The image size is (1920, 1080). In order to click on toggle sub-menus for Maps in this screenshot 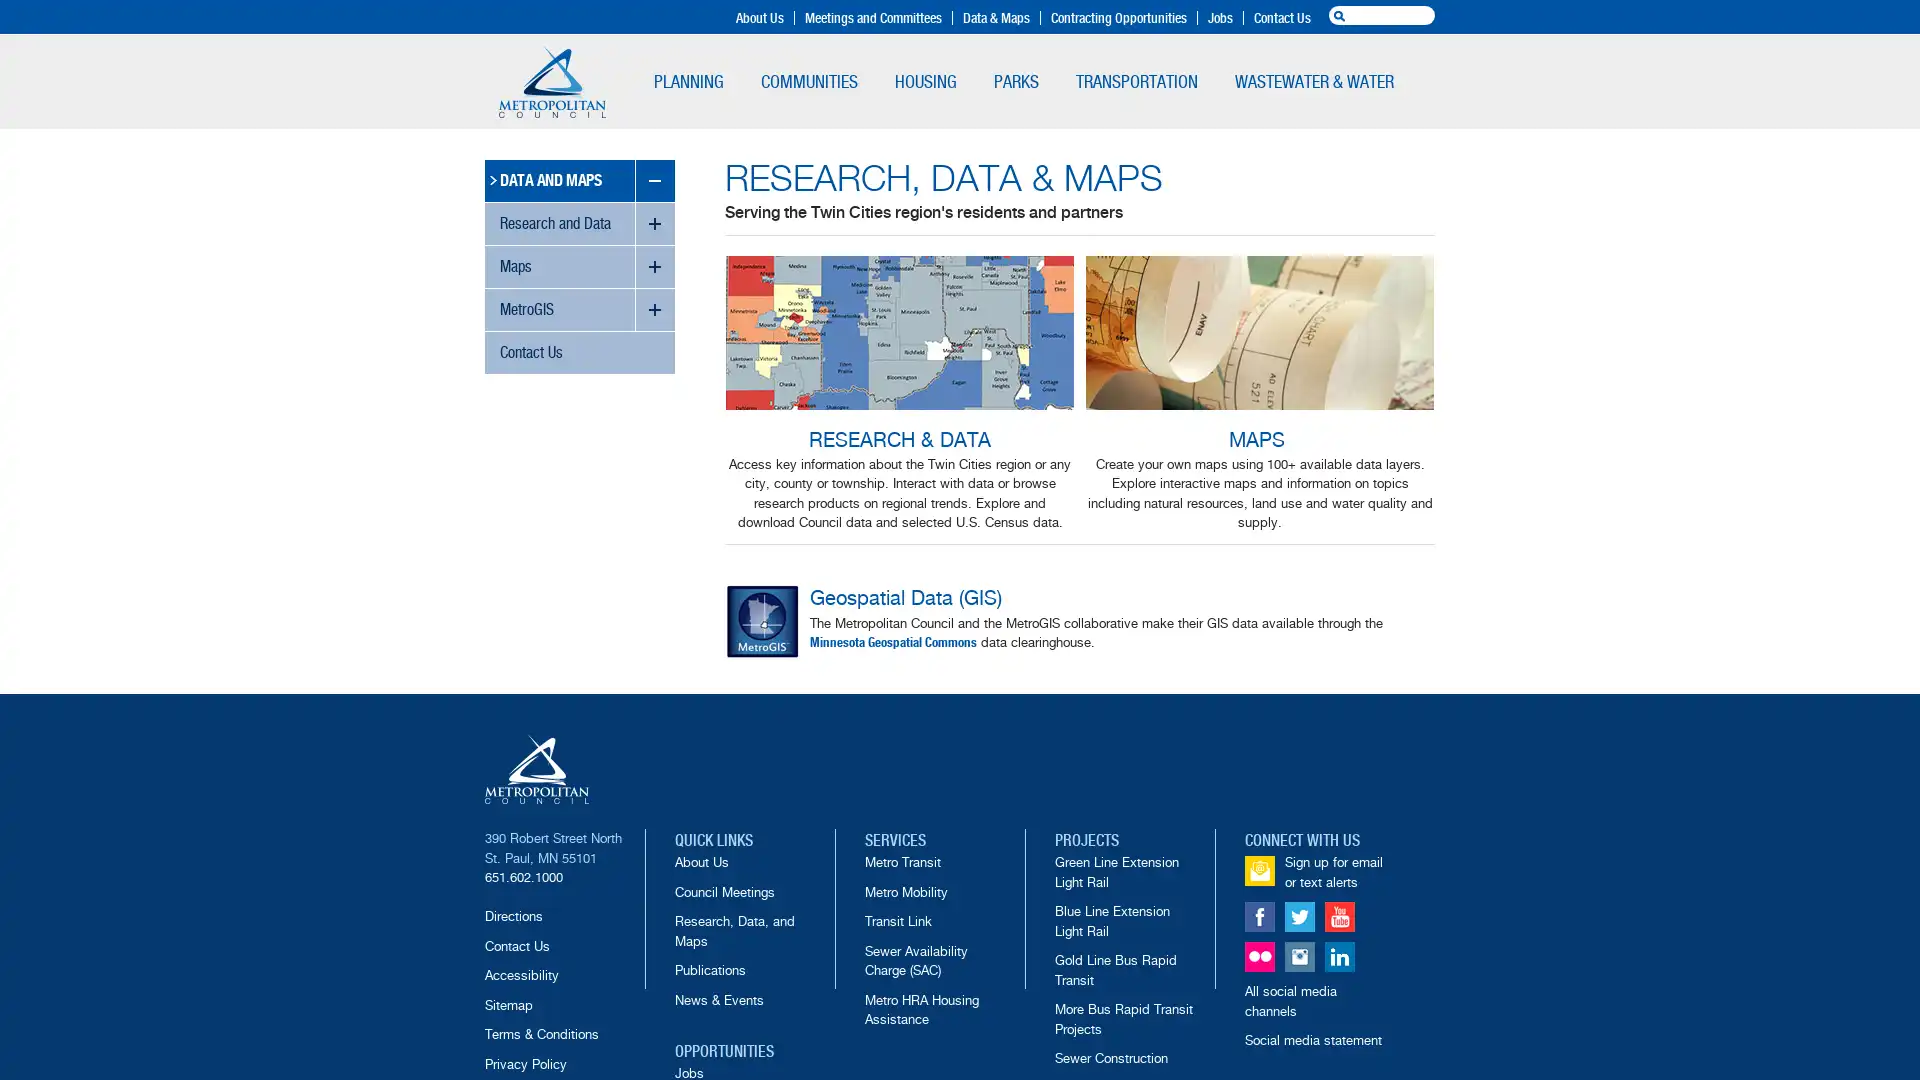, I will do `click(654, 266)`.